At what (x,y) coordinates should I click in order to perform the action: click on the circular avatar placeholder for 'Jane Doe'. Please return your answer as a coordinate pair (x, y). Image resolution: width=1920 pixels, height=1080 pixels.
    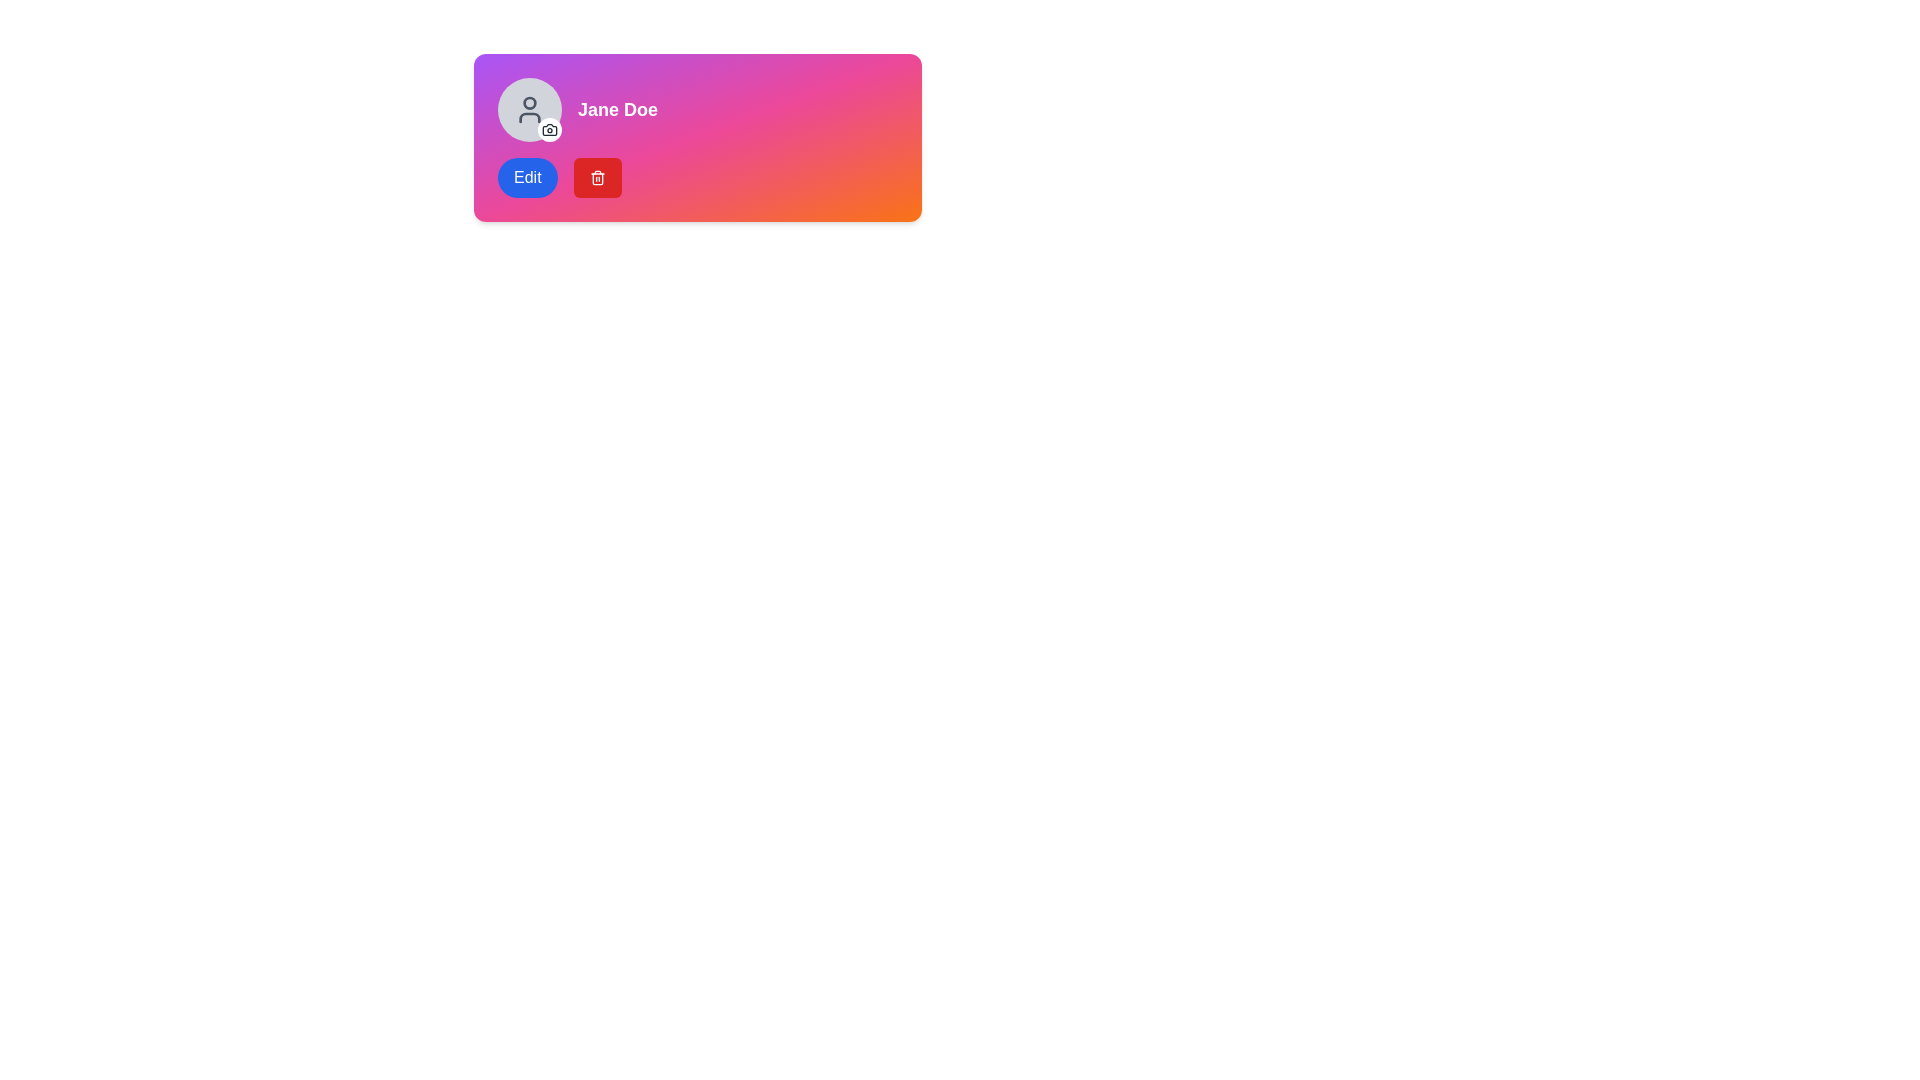
    Looking at the image, I should click on (529, 110).